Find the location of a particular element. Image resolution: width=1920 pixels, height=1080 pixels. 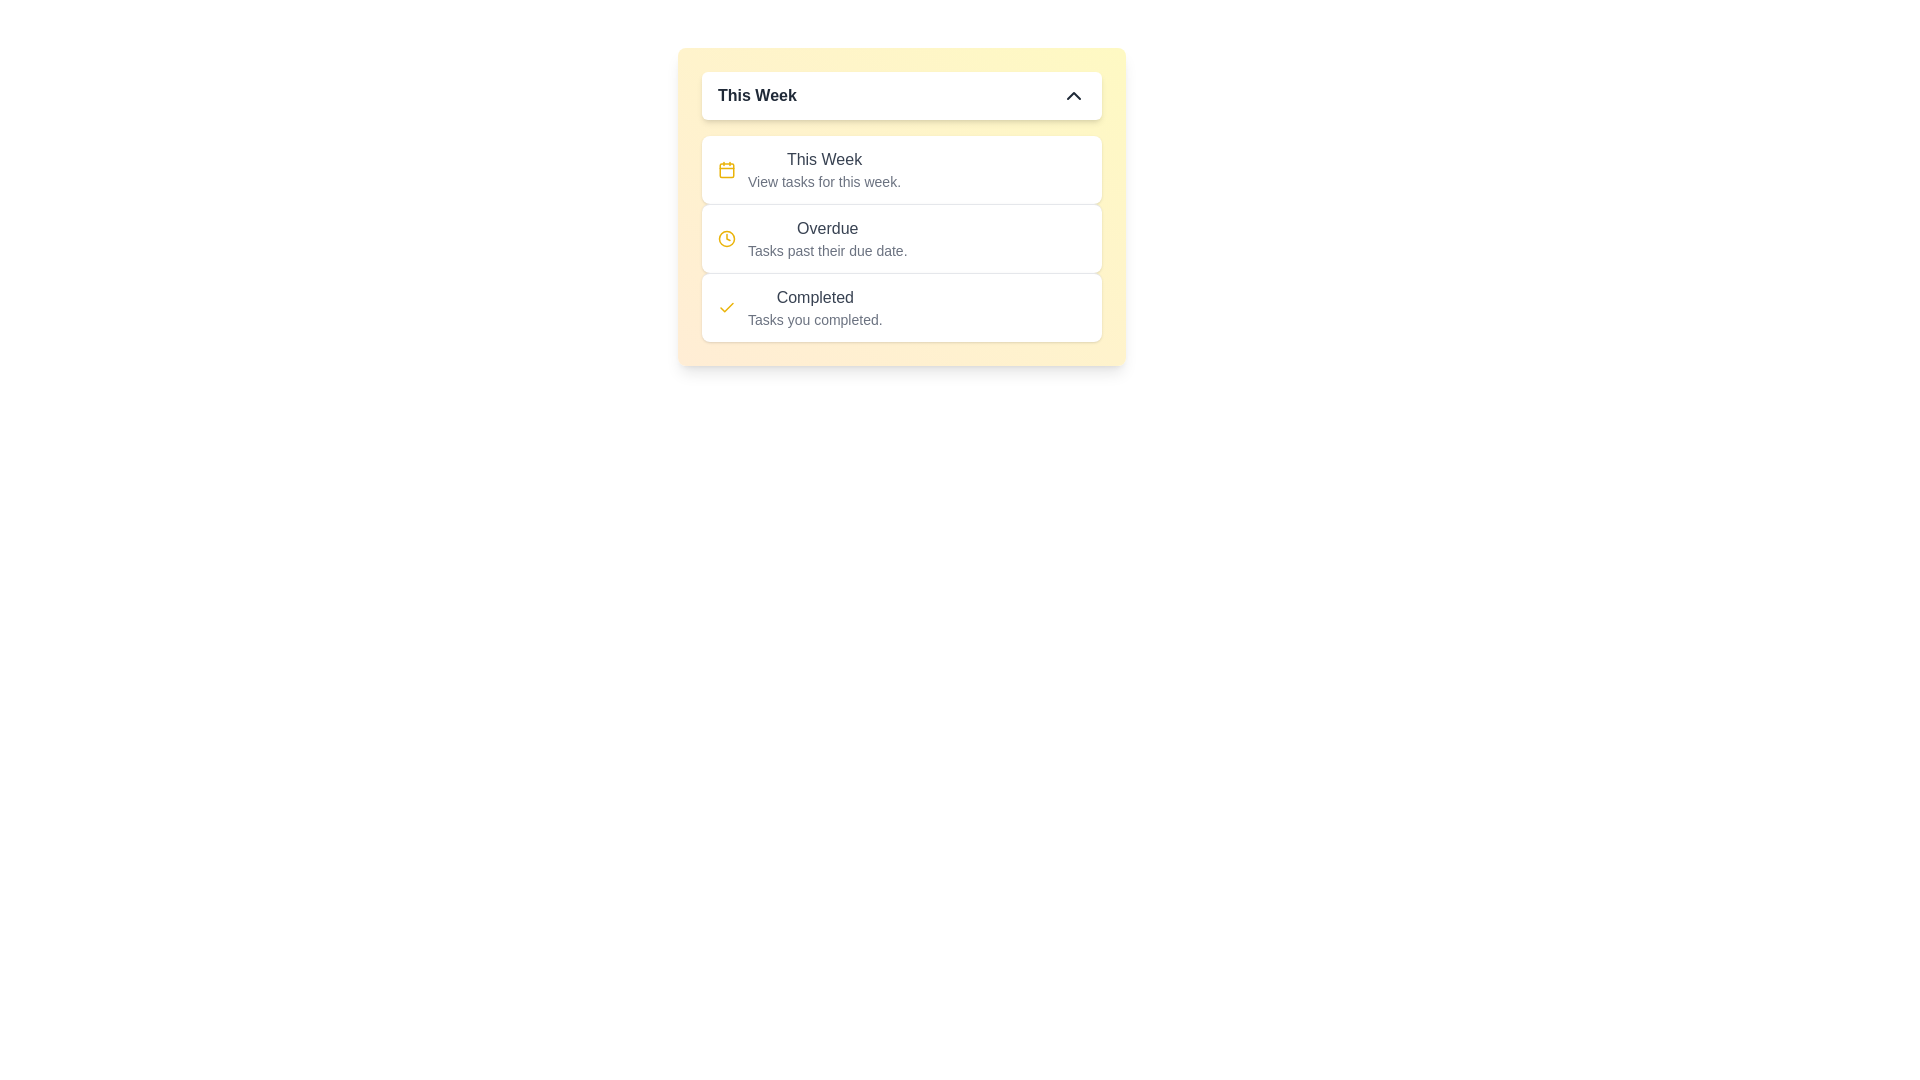

the task category Overdue by clicking on the corresponding item in the list is located at coordinates (901, 237).